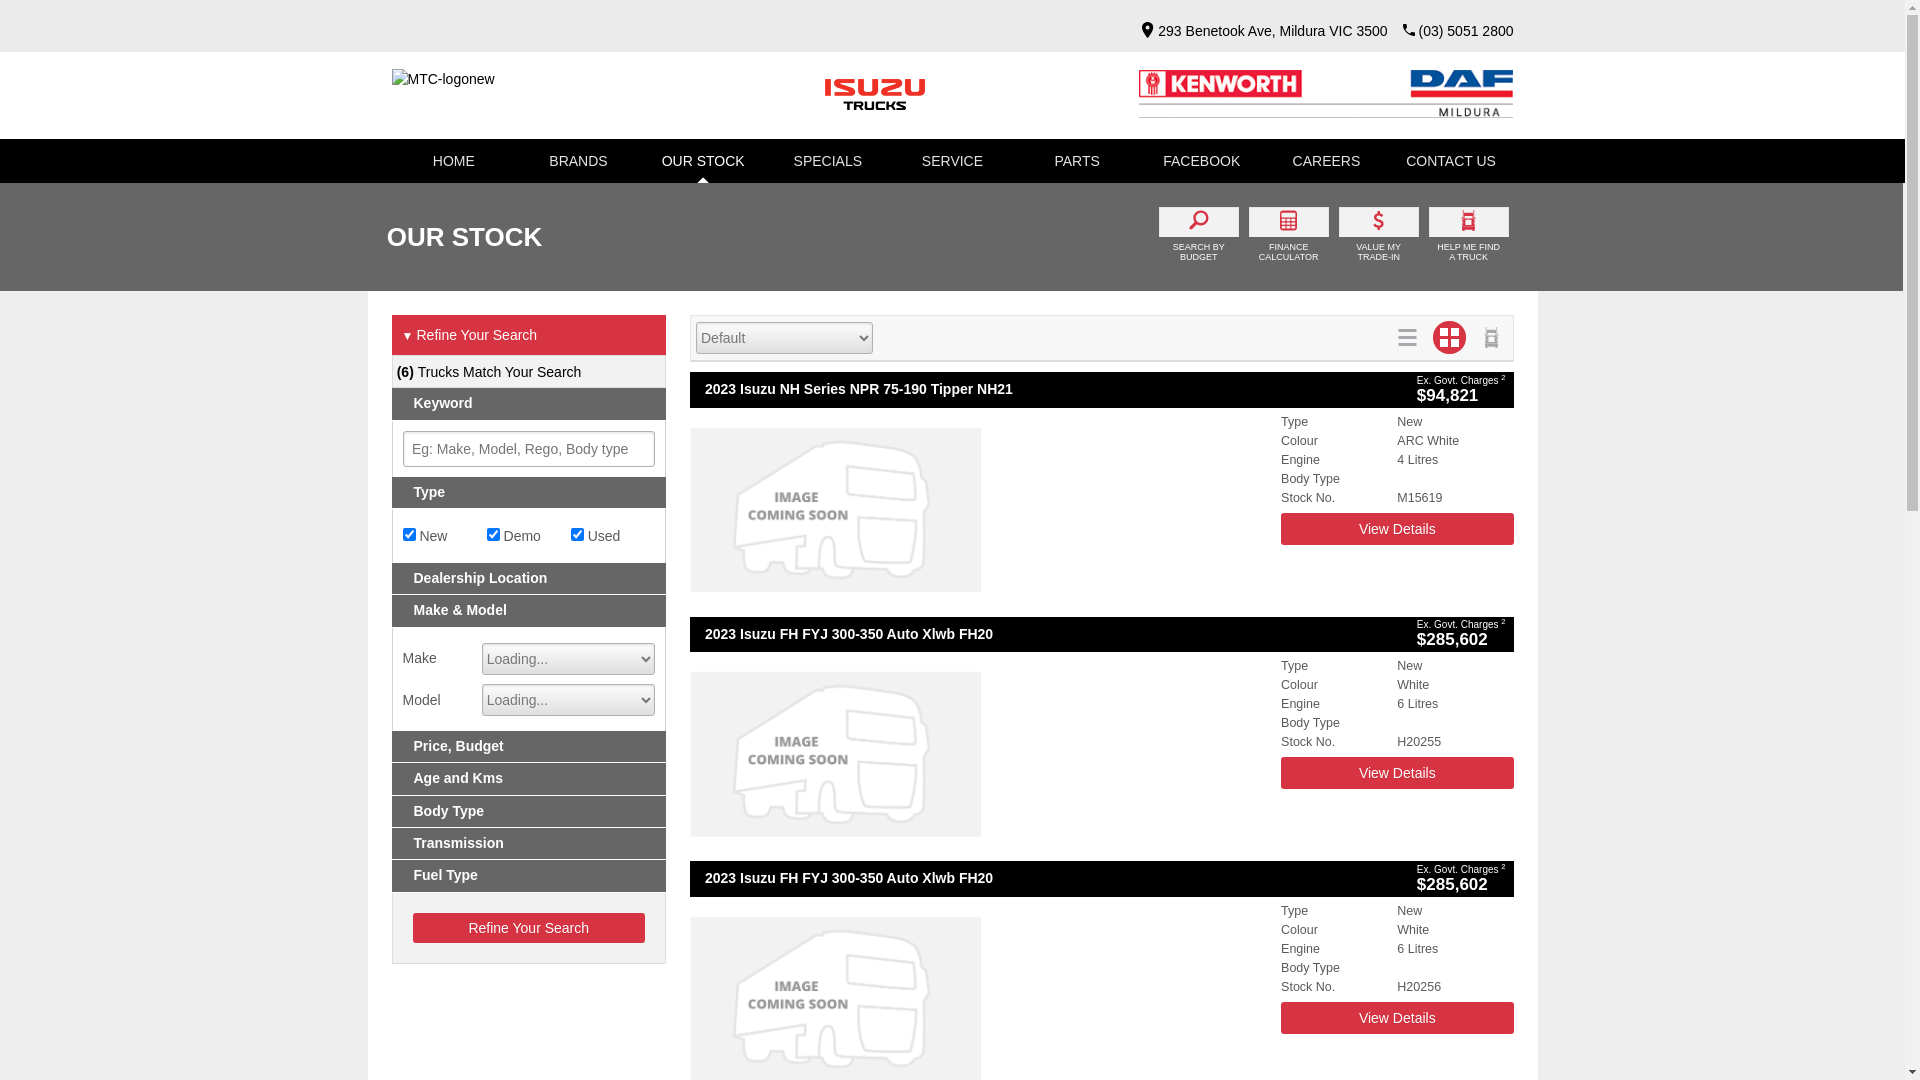 Image resolution: width=1920 pixels, height=1080 pixels. What do you see at coordinates (529, 874) in the screenshot?
I see `'Fuel Type'` at bounding box center [529, 874].